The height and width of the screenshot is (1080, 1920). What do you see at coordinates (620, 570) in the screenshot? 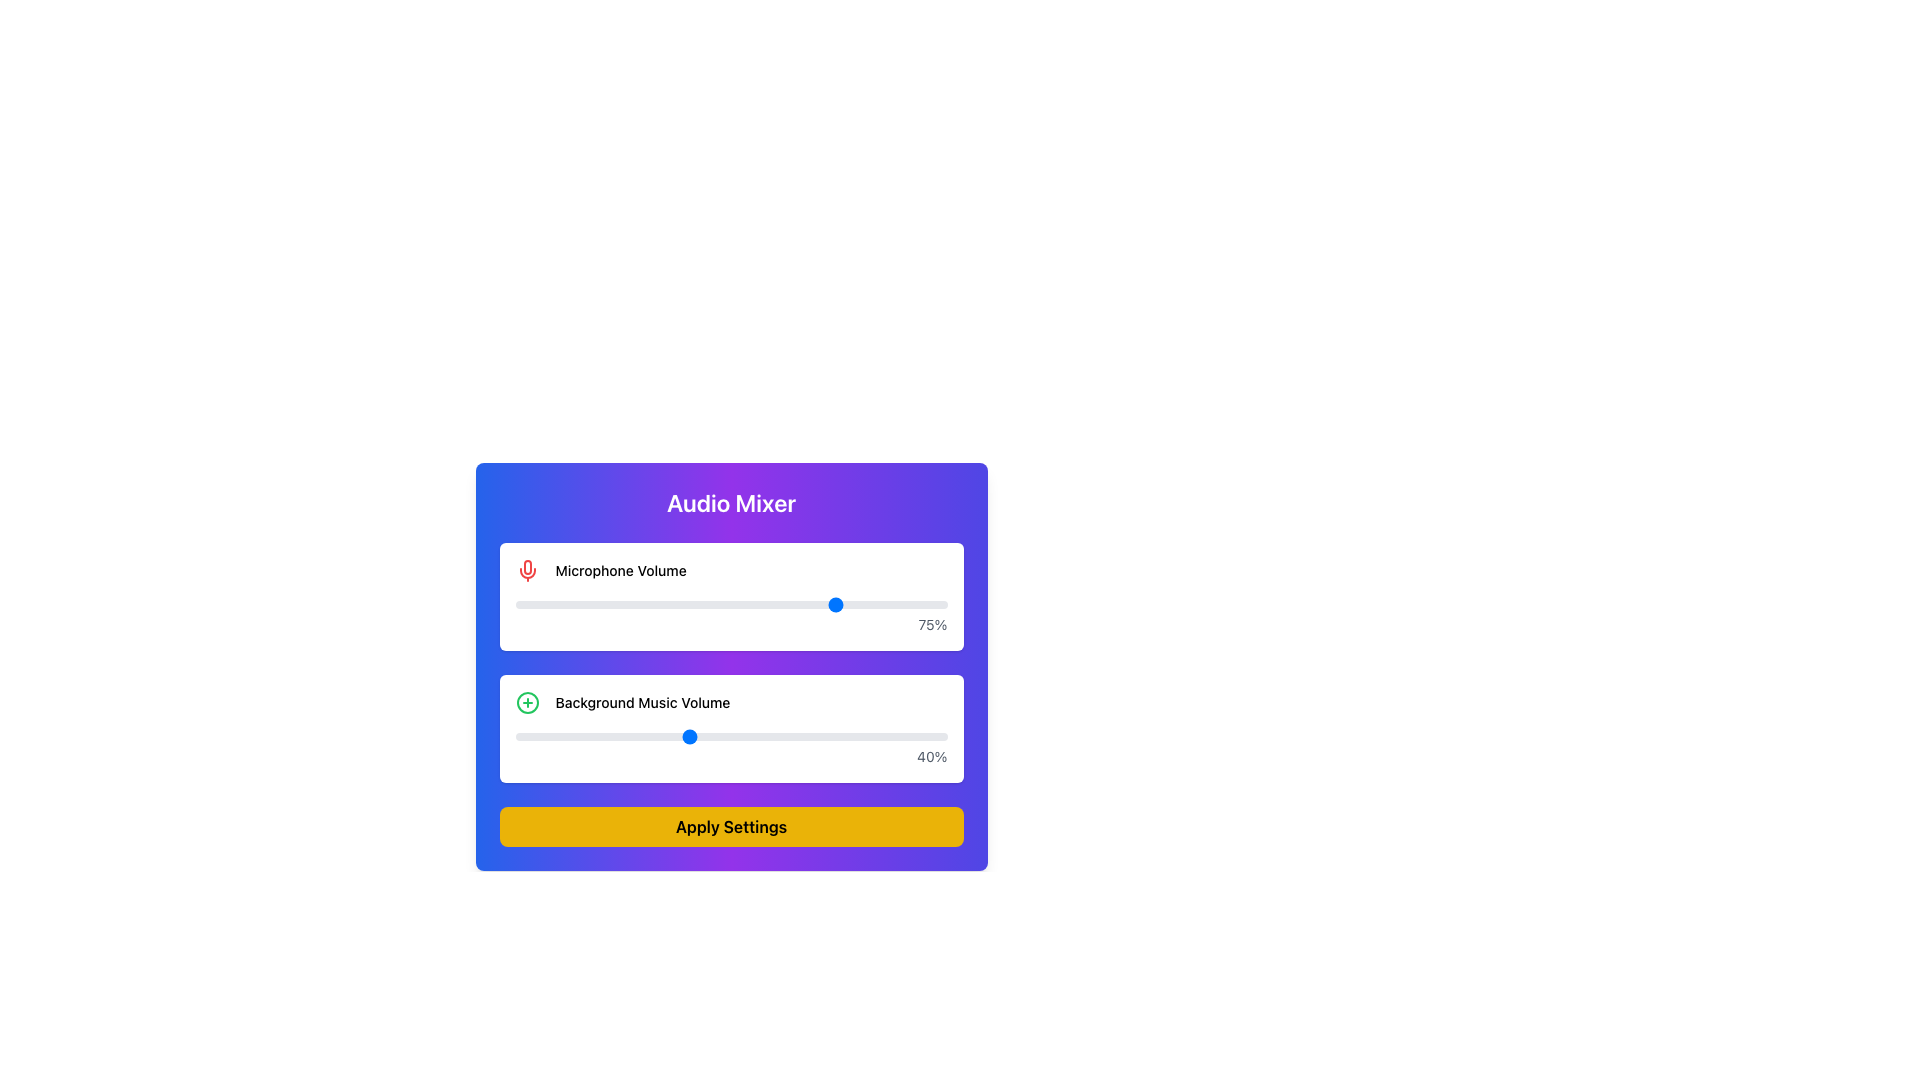
I see `the text label that describes the microphone volume control, located to the right of the red microphone icon in the 'Audio Mixer' card` at bounding box center [620, 570].